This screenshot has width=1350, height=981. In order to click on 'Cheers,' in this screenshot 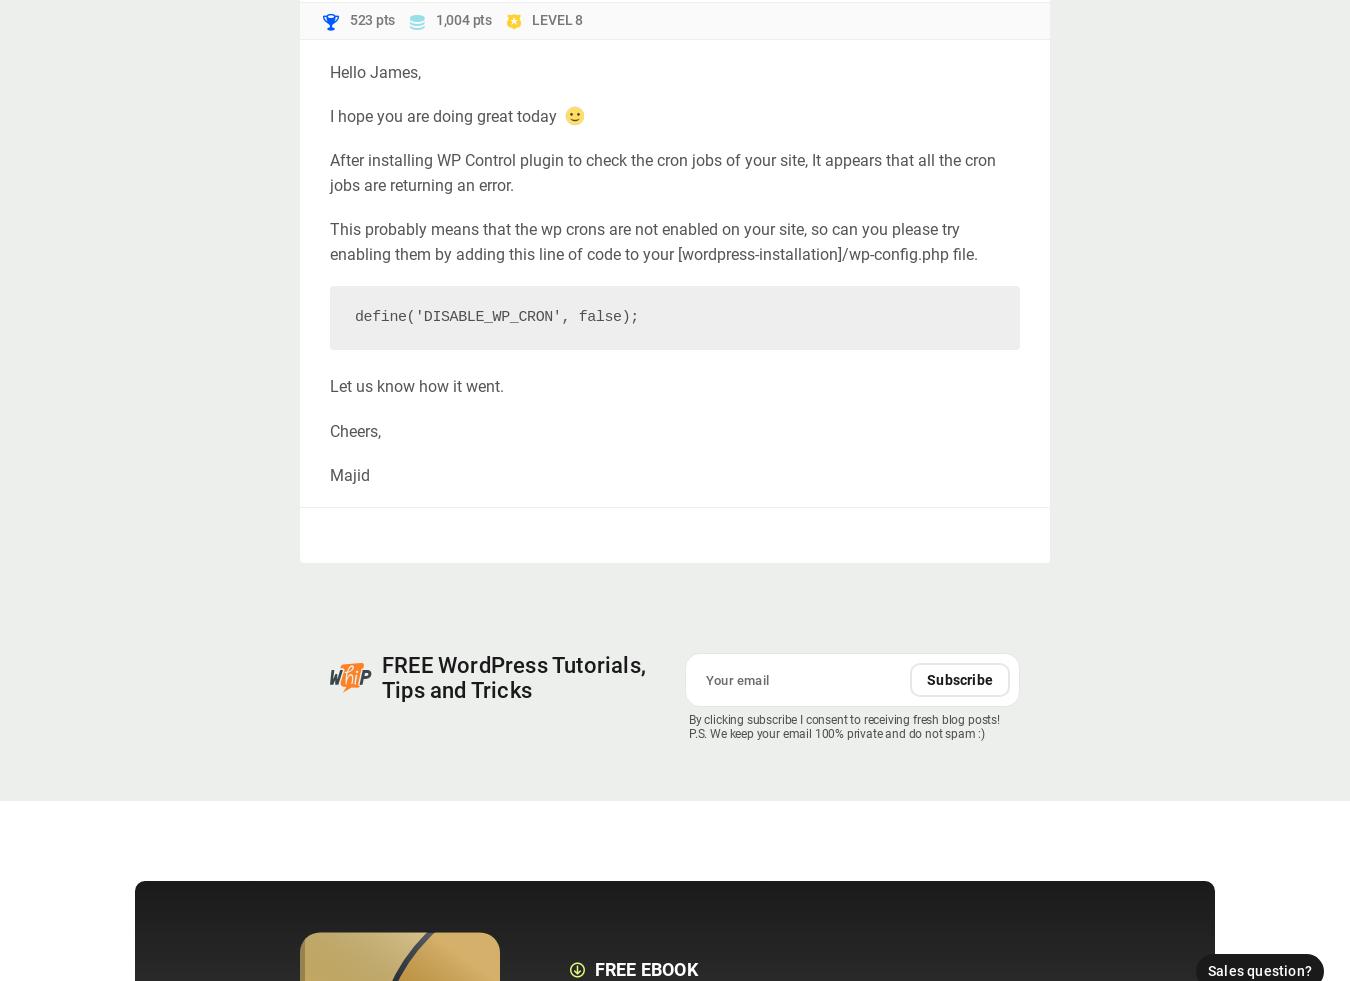, I will do `click(355, 429)`.